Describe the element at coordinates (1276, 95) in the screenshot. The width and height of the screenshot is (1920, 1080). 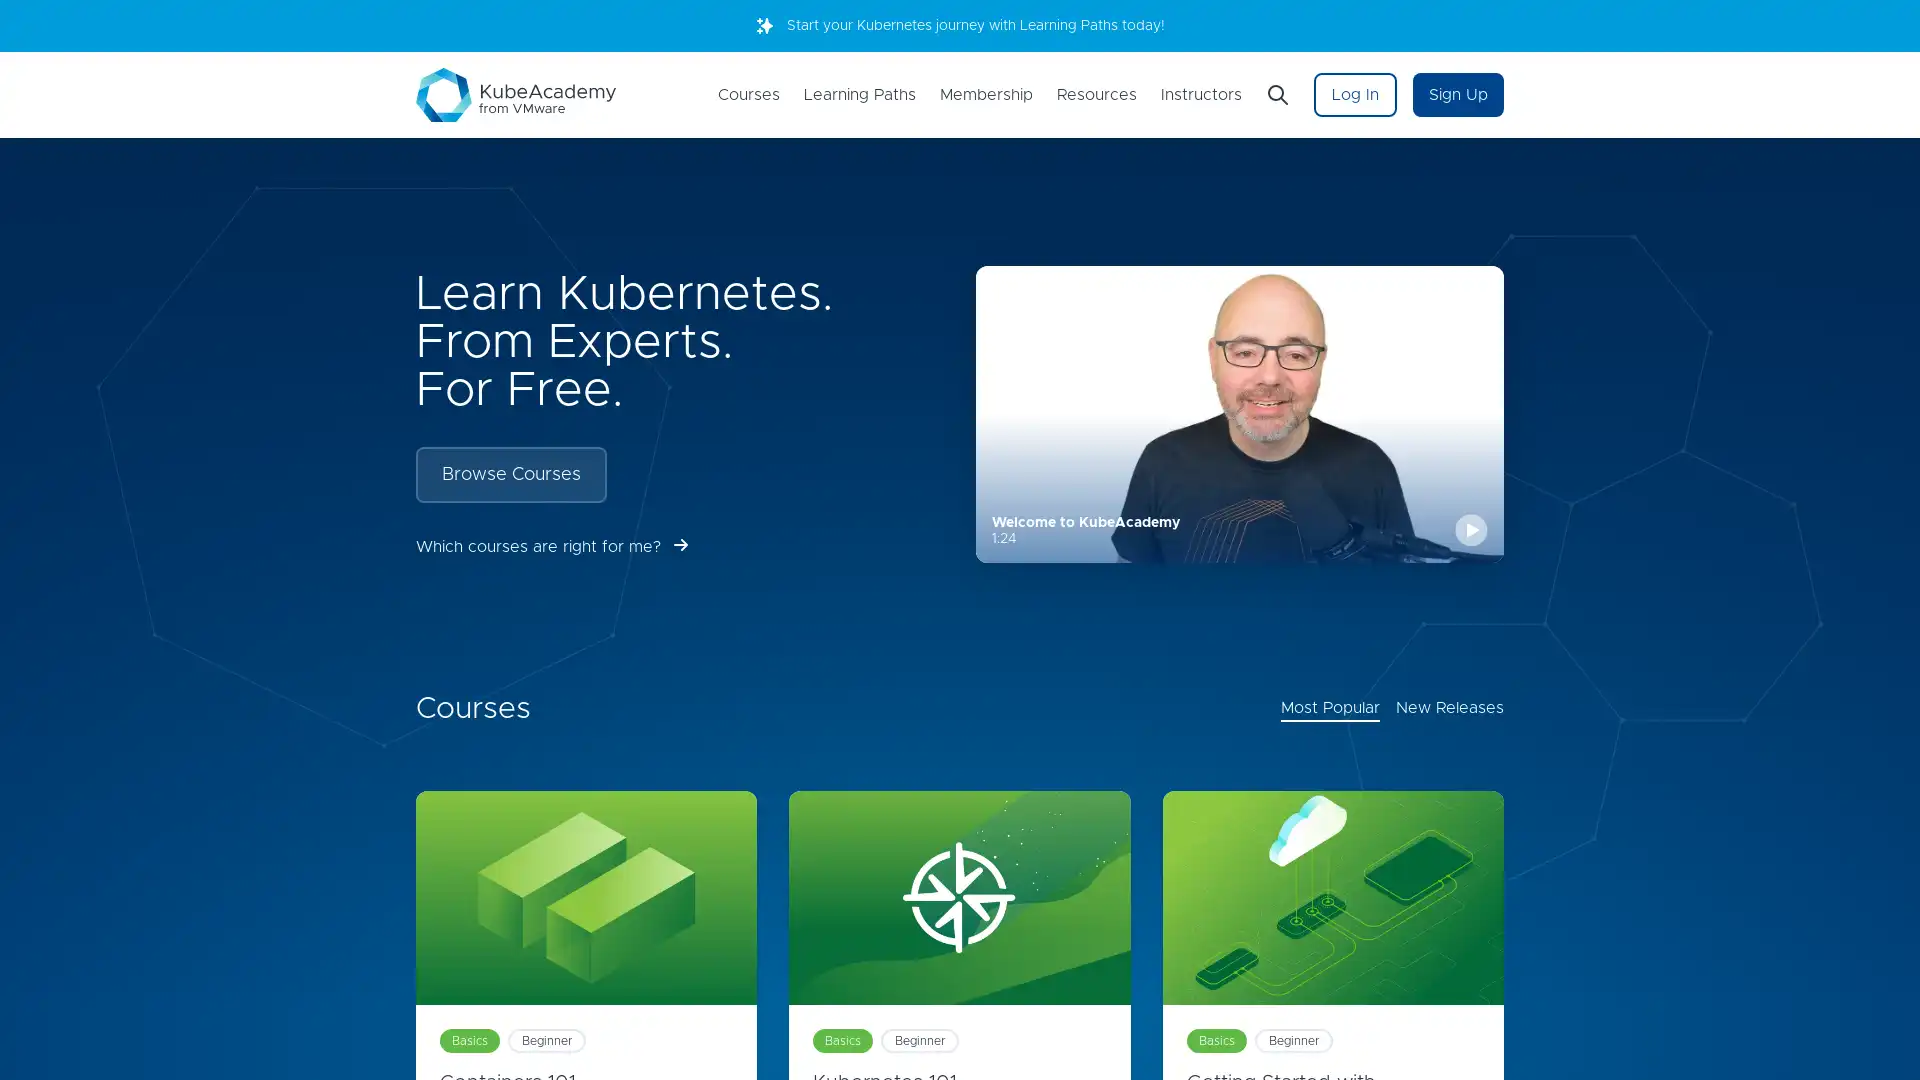
I see `Toggle Search` at that location.